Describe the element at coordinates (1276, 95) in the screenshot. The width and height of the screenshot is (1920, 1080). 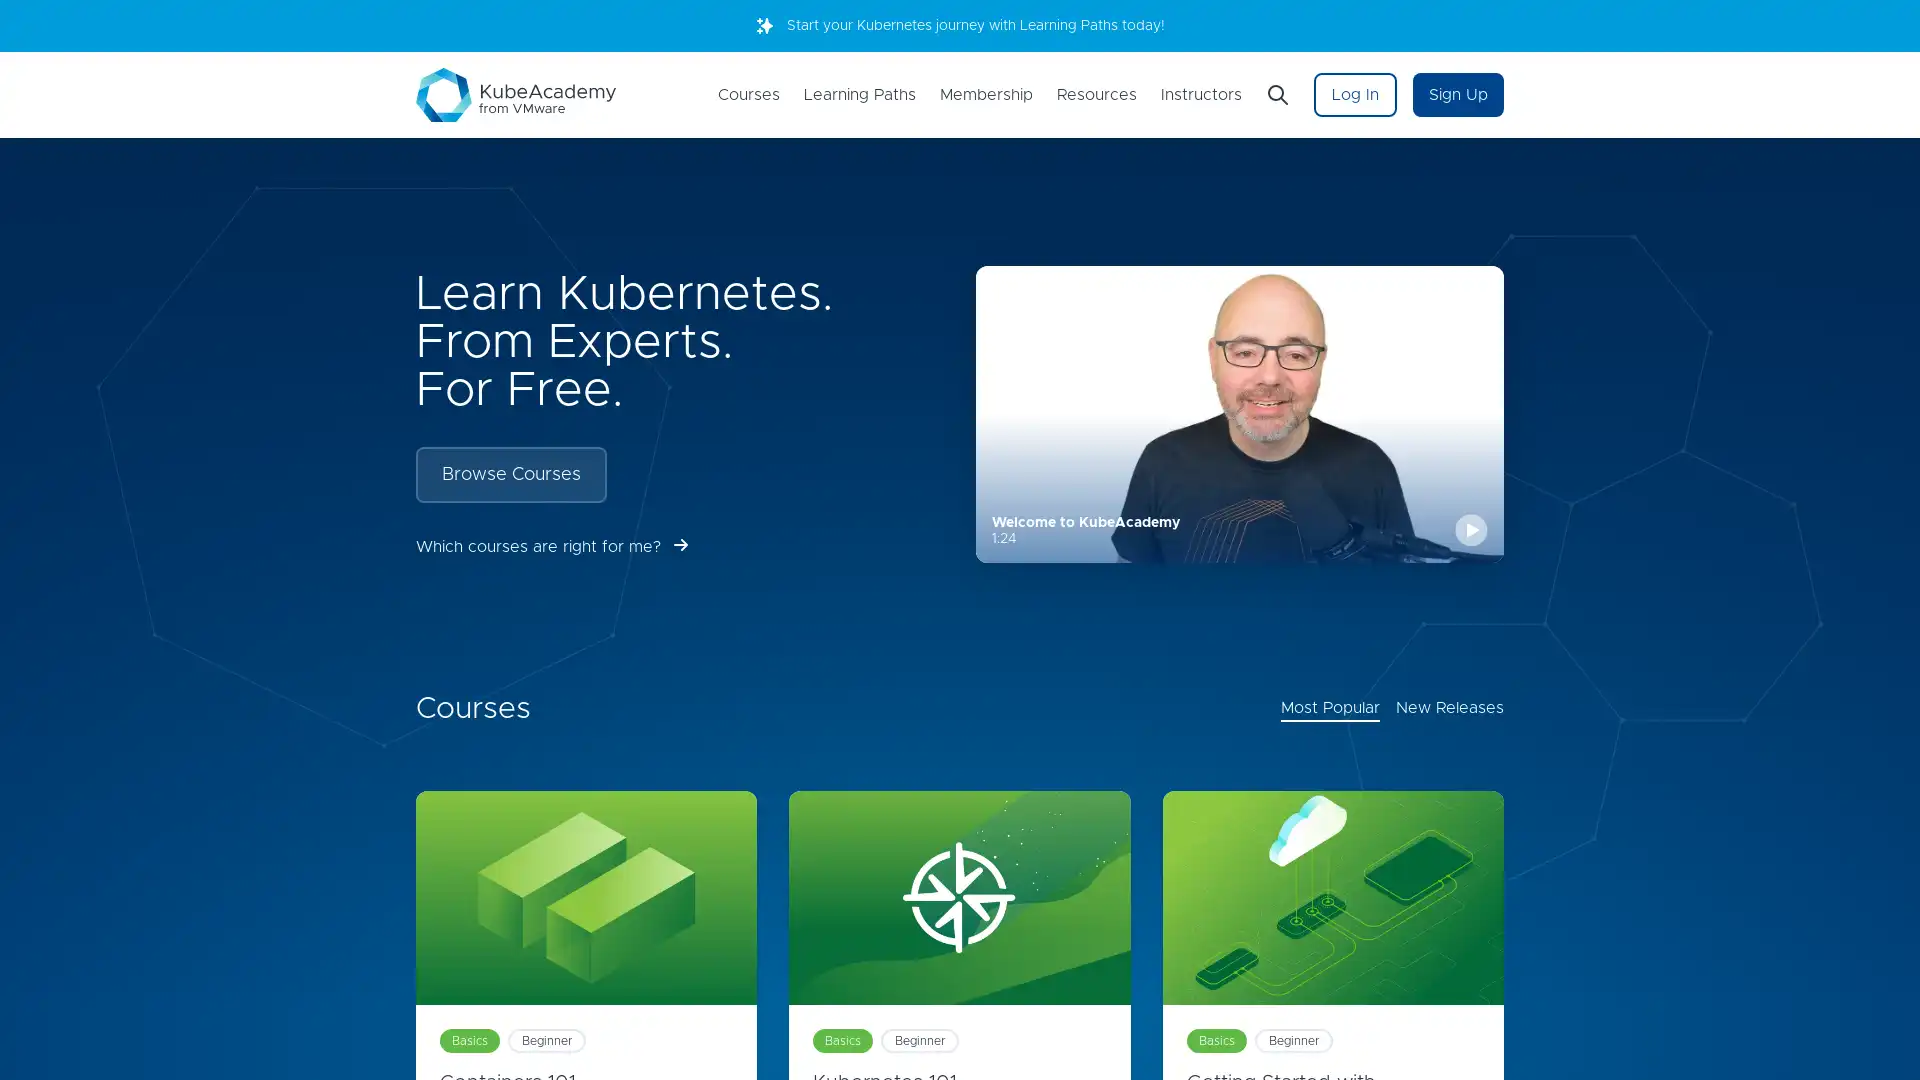
I see `Toggle Search` at that location.